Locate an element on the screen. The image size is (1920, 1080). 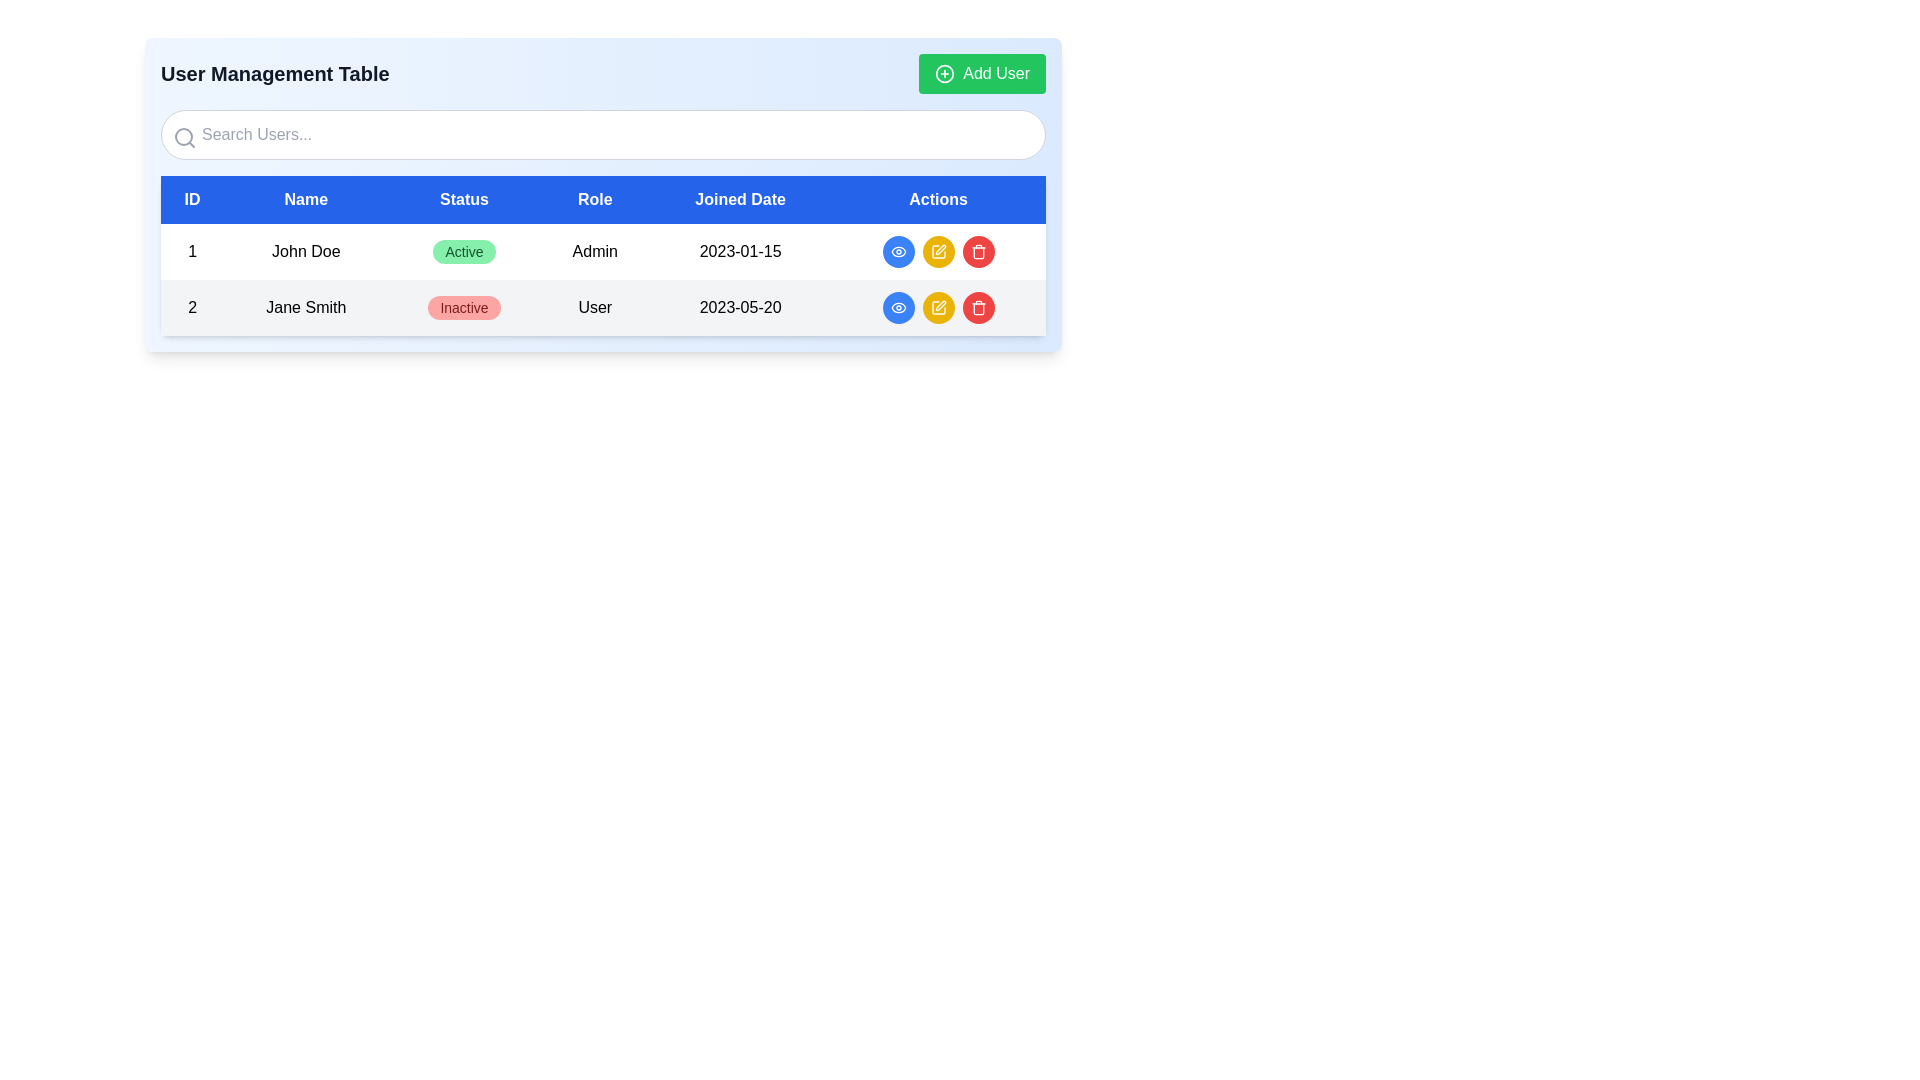
the circular element of the SVG icon representing the 'Add User' functionality located within the green button at the top-right corner of the interface is located at coordinates (944, 72).